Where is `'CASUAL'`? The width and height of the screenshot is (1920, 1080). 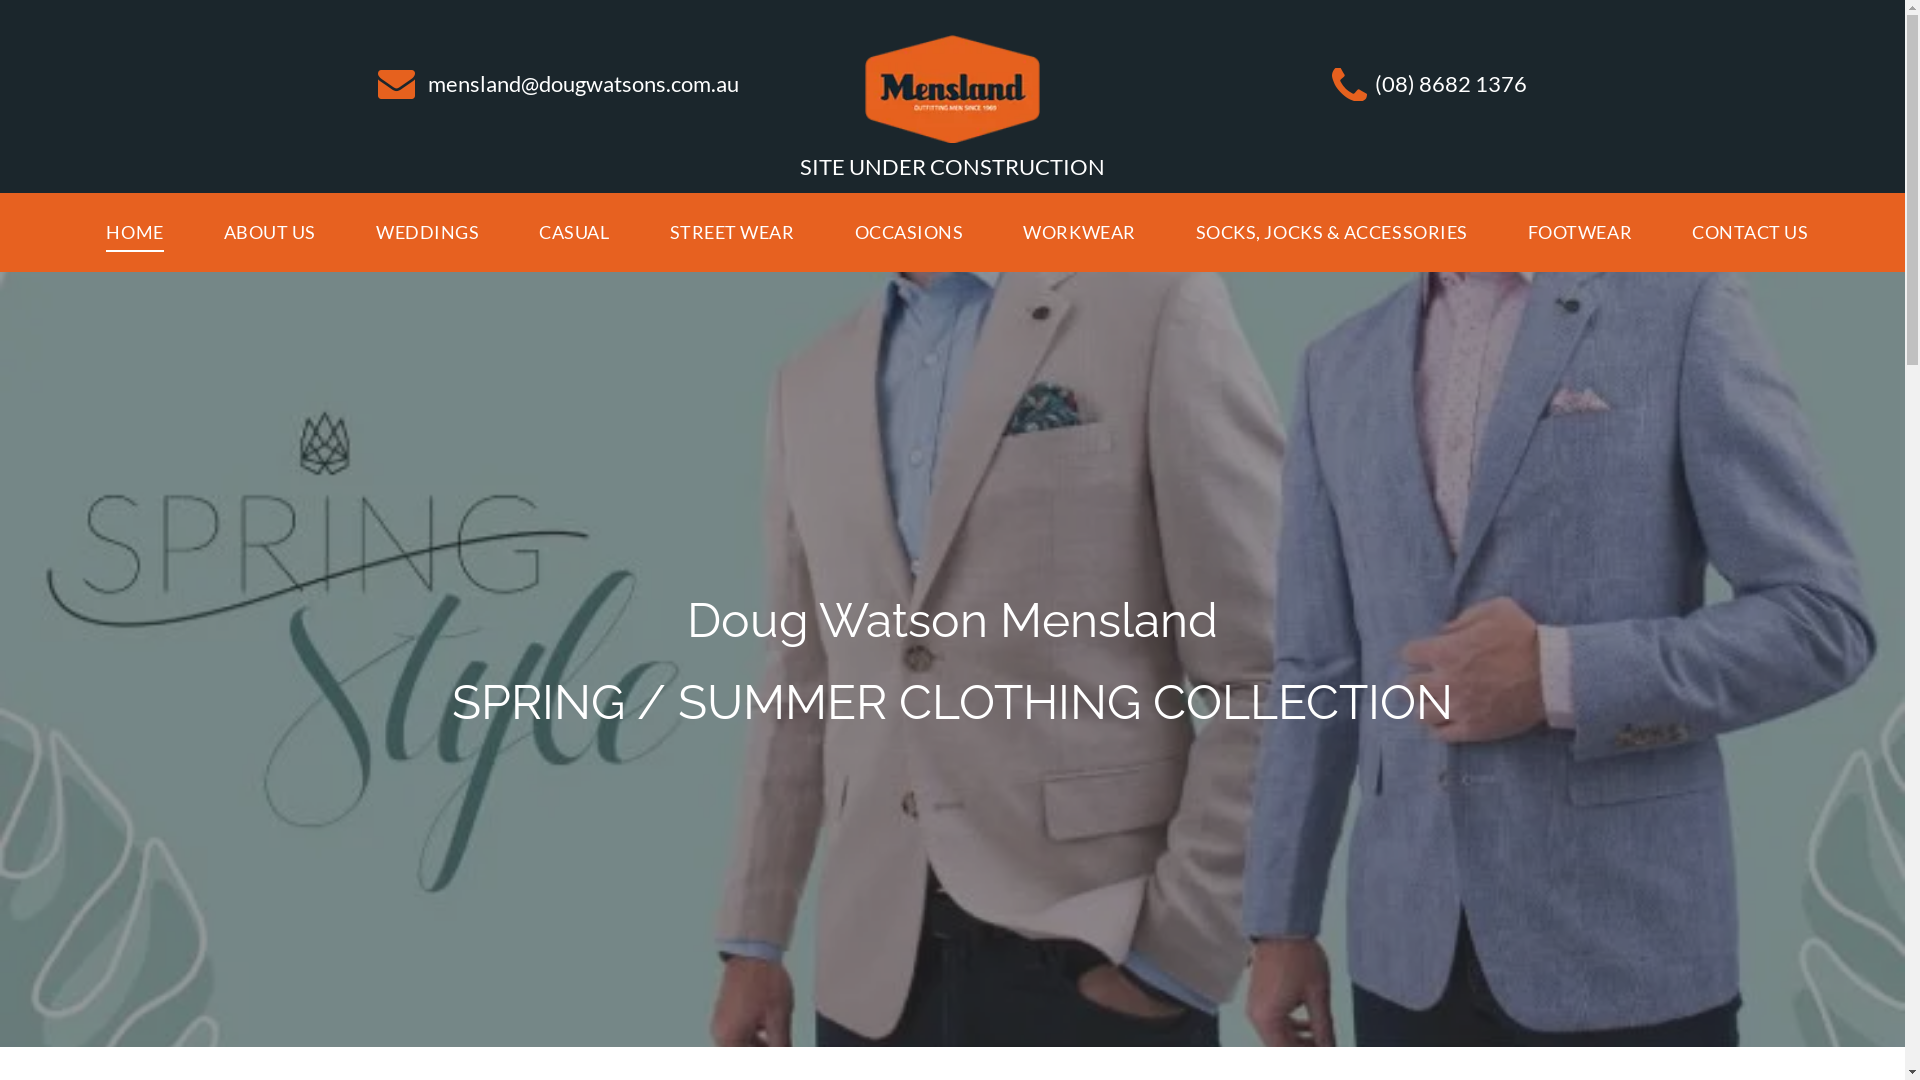
'CASUAL' is located at coordinates (573, 231).